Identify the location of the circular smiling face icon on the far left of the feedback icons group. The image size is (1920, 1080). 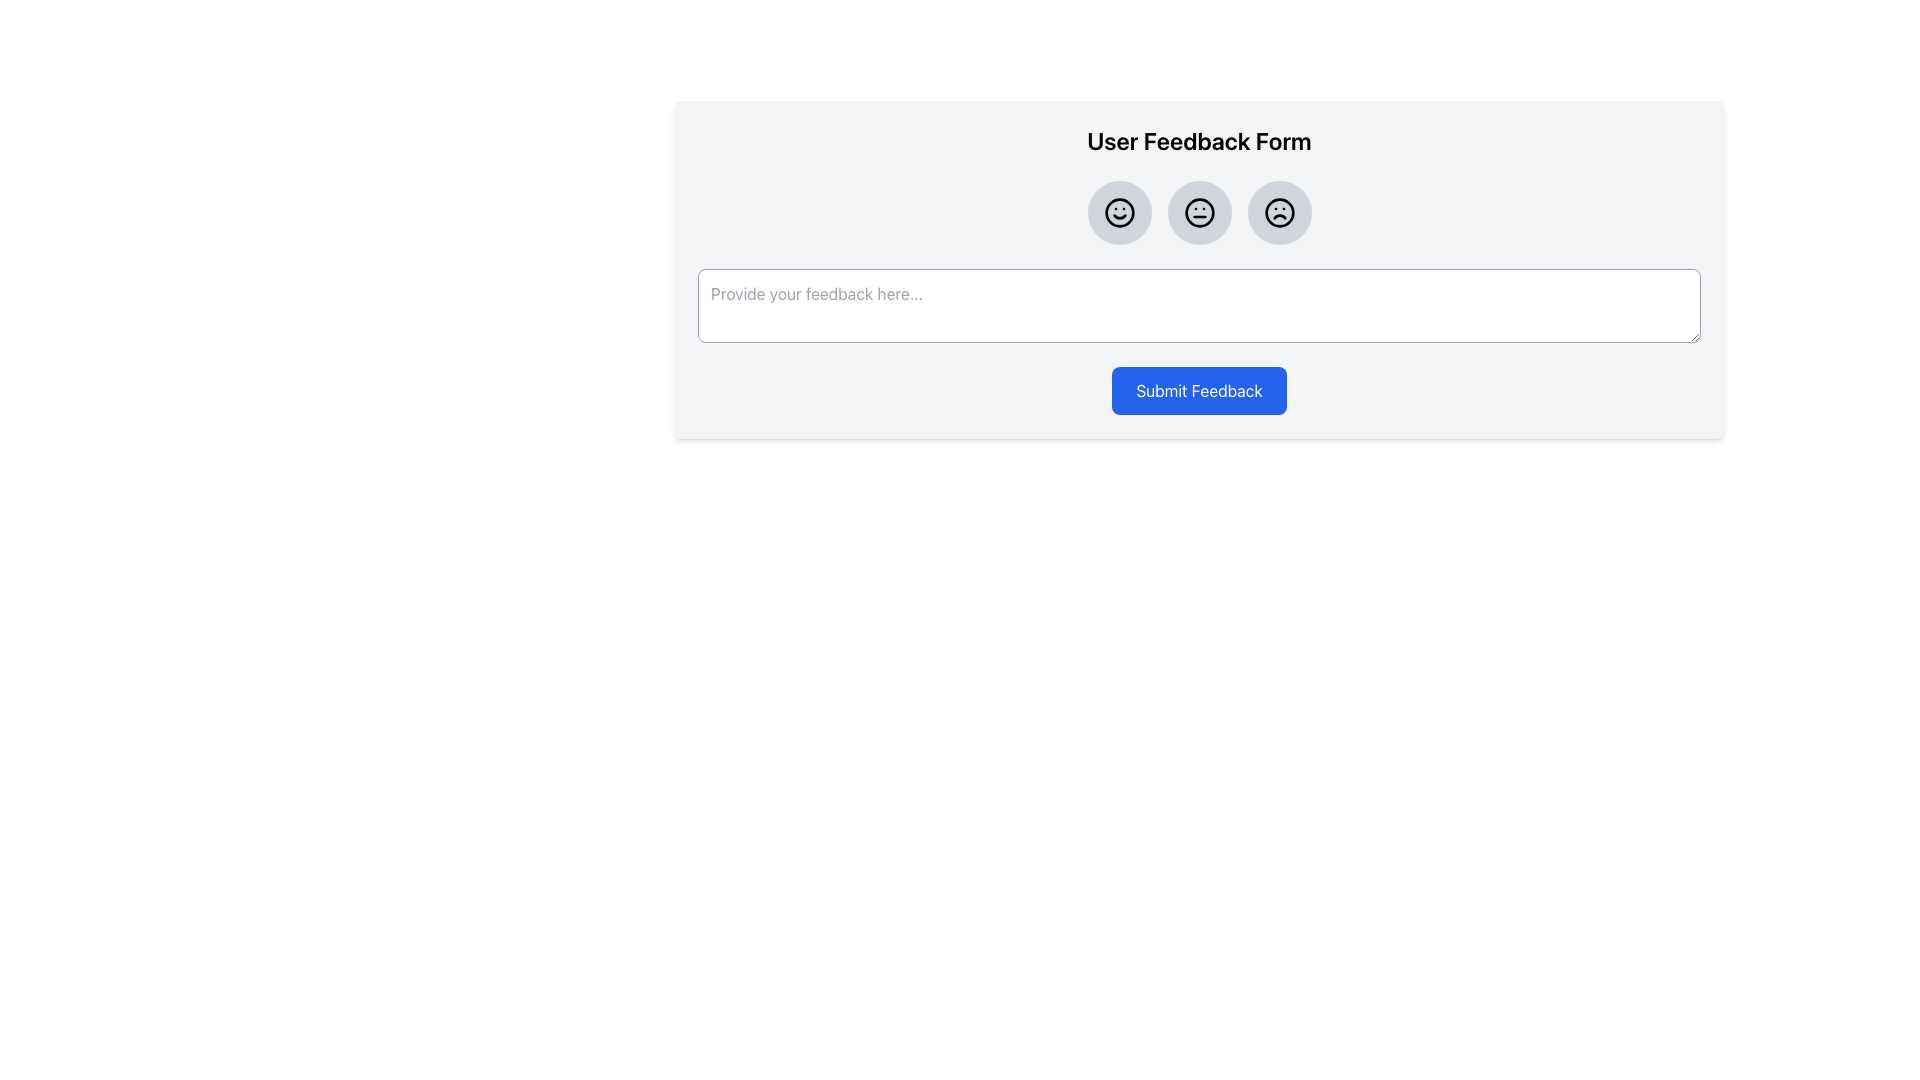
(1118, 212).